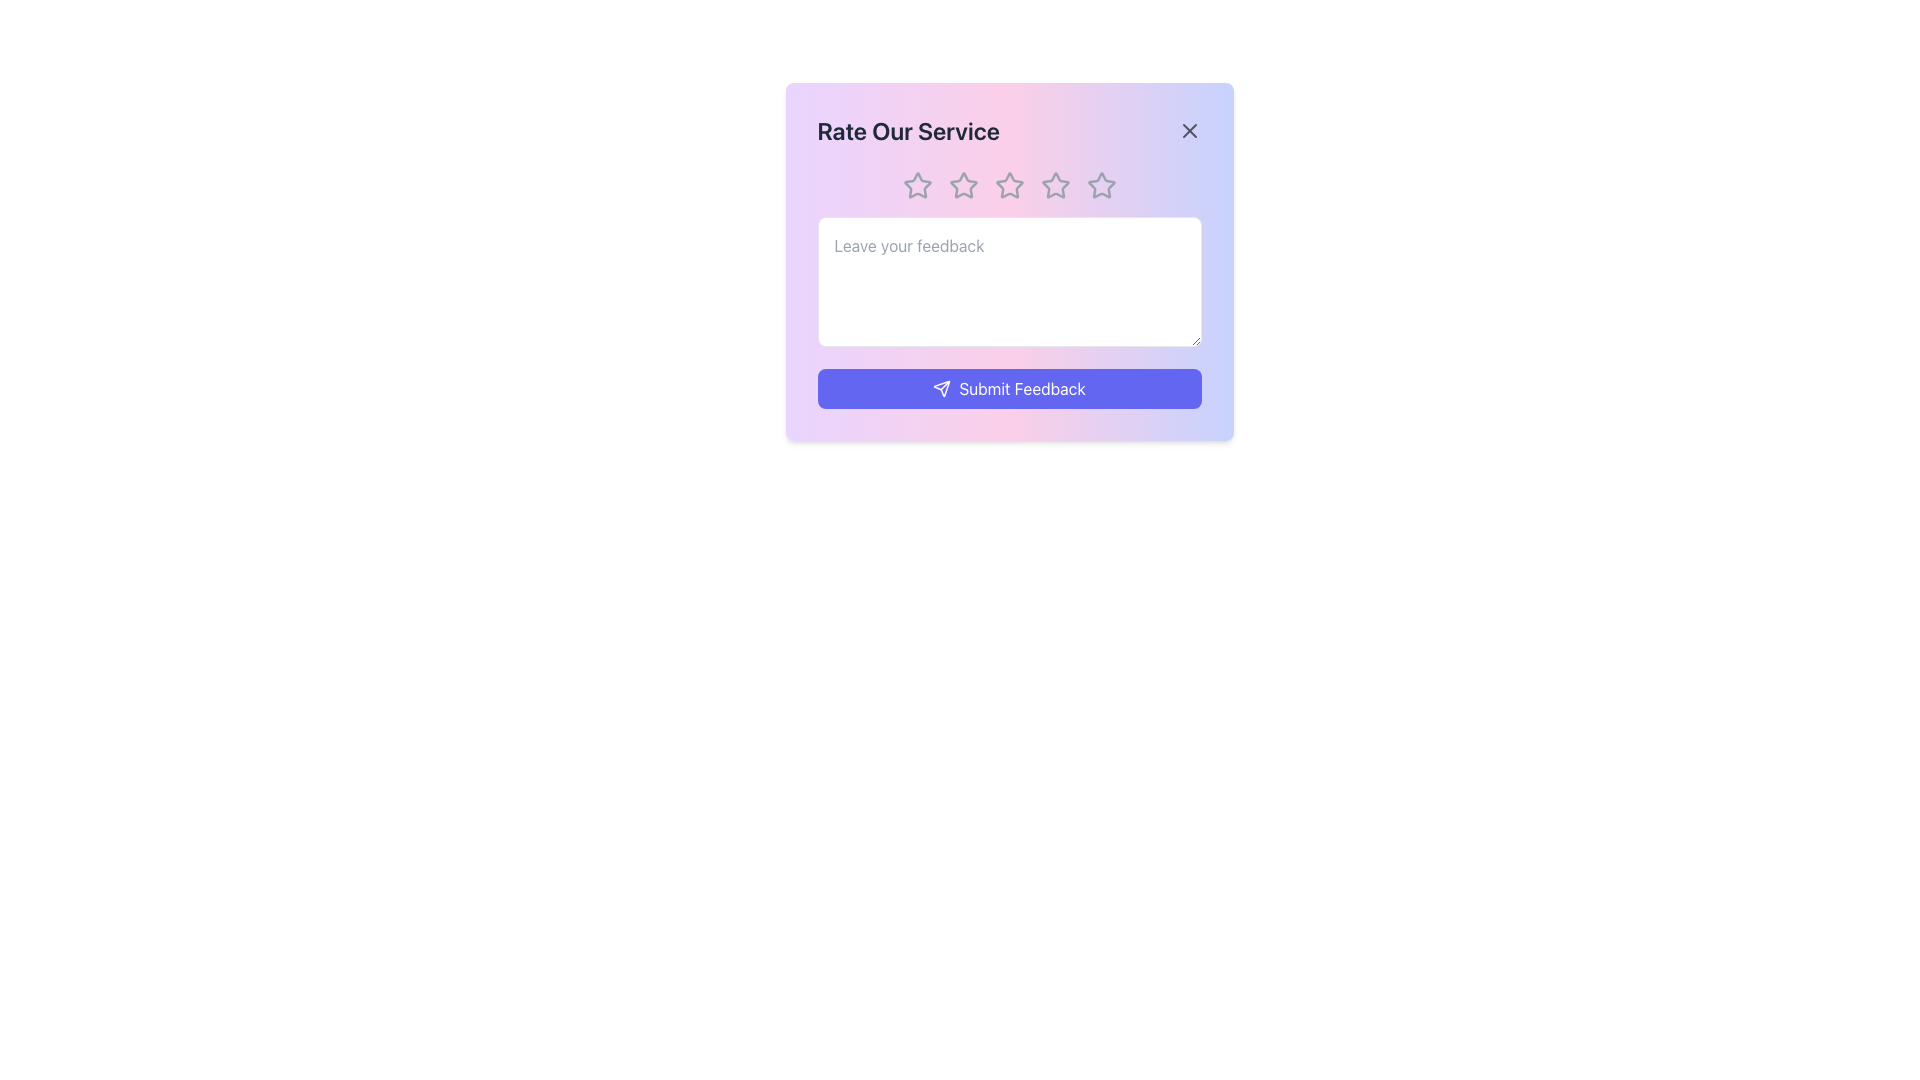  What do you see at coordinates (1100, 185) in the screenshot?
I see `the fifth star-shaped icon in the 'Rate Our Service' modal` at bounding box center [1100, 185].